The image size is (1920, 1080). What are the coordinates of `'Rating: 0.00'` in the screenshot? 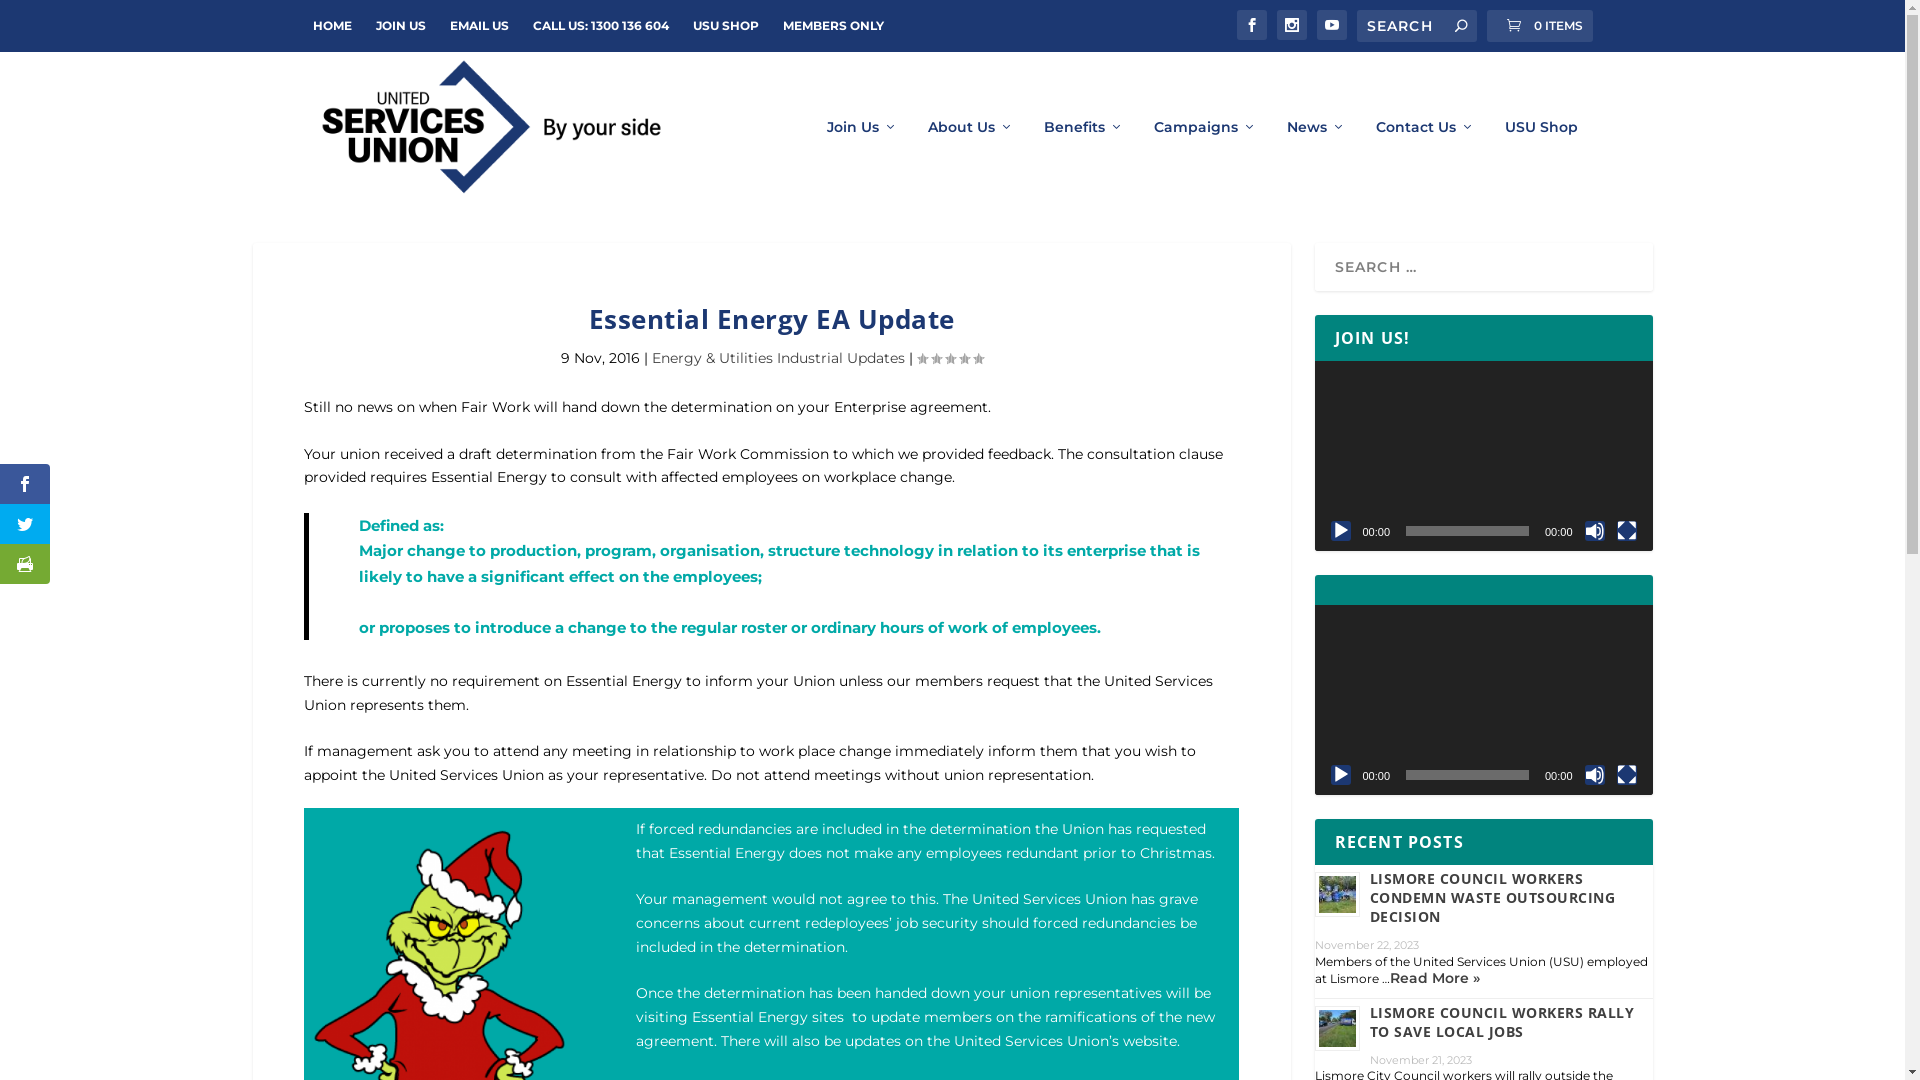 It's located at (948, 357).